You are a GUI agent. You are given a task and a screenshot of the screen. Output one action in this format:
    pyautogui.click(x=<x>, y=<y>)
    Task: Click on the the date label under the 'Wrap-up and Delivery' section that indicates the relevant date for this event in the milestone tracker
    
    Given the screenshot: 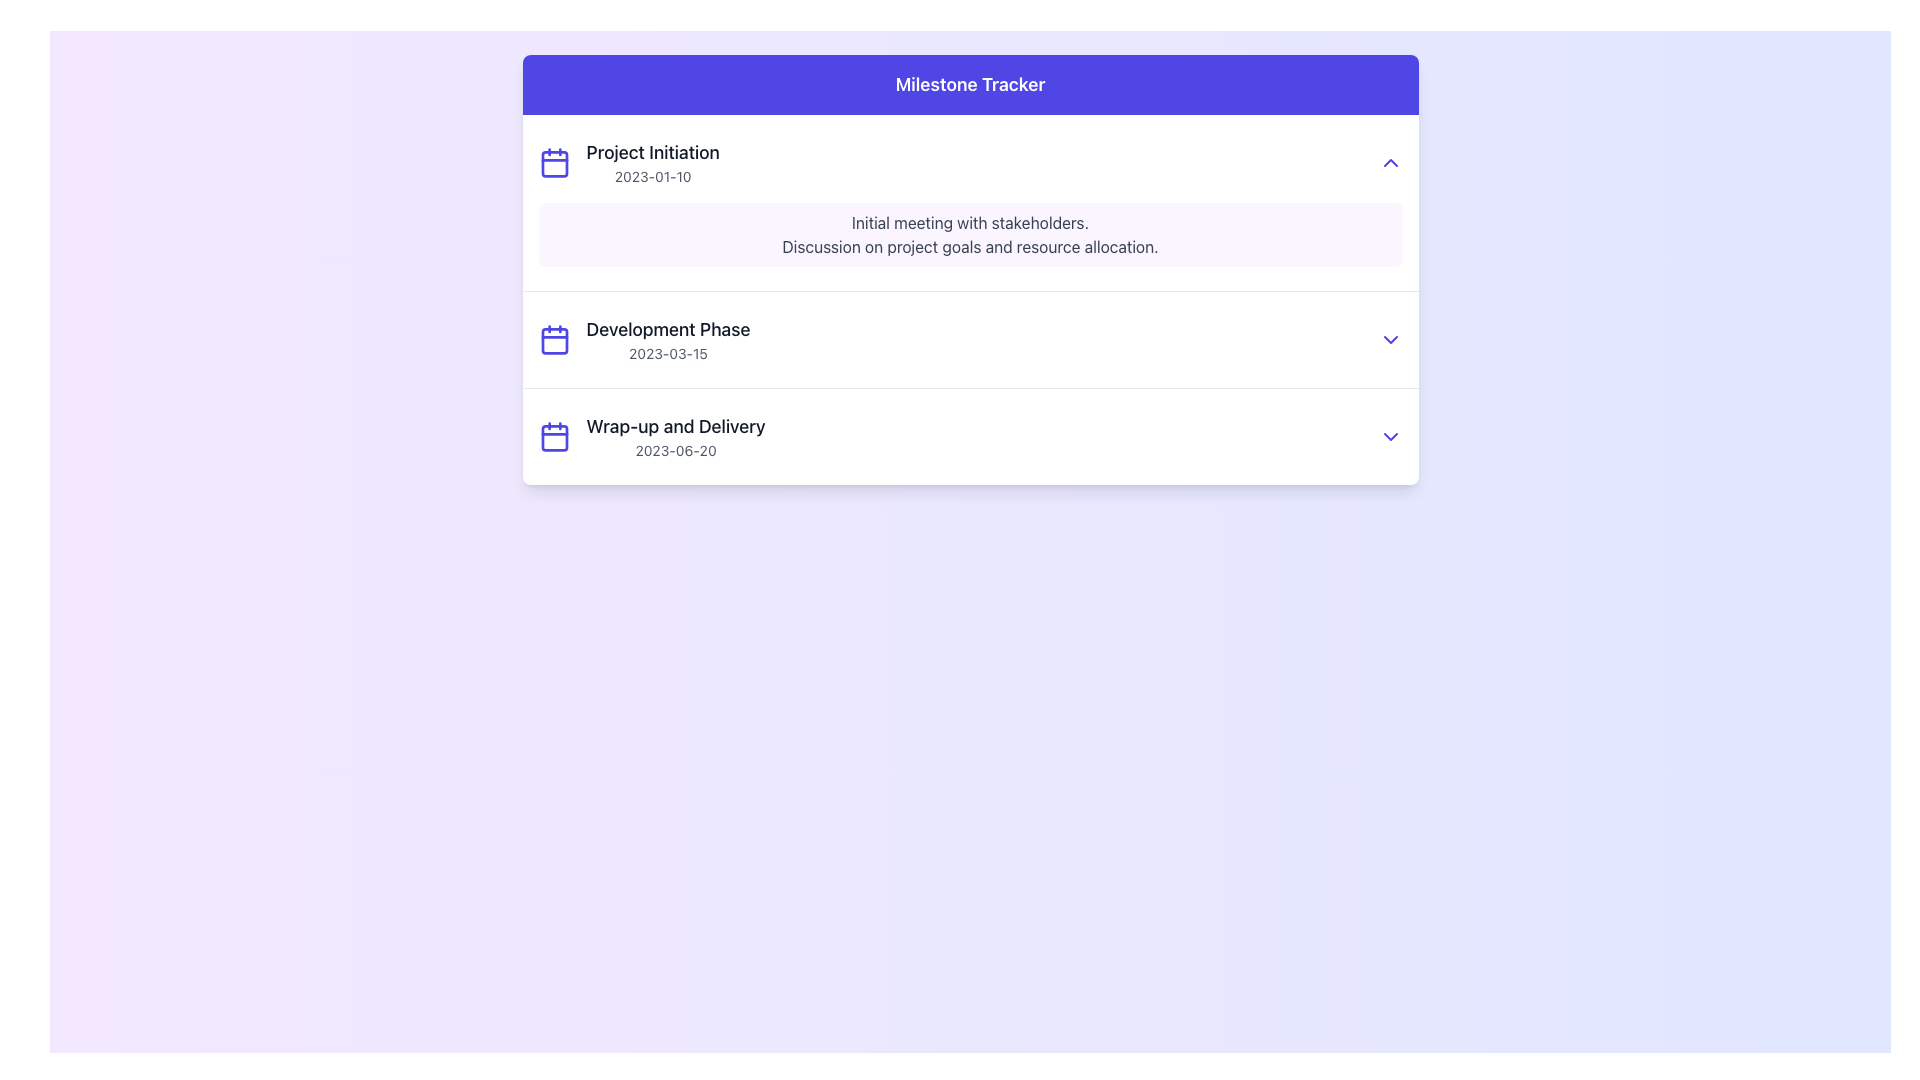 What is the action you would take?
    pyautogui.click(x=676, y=451)
    